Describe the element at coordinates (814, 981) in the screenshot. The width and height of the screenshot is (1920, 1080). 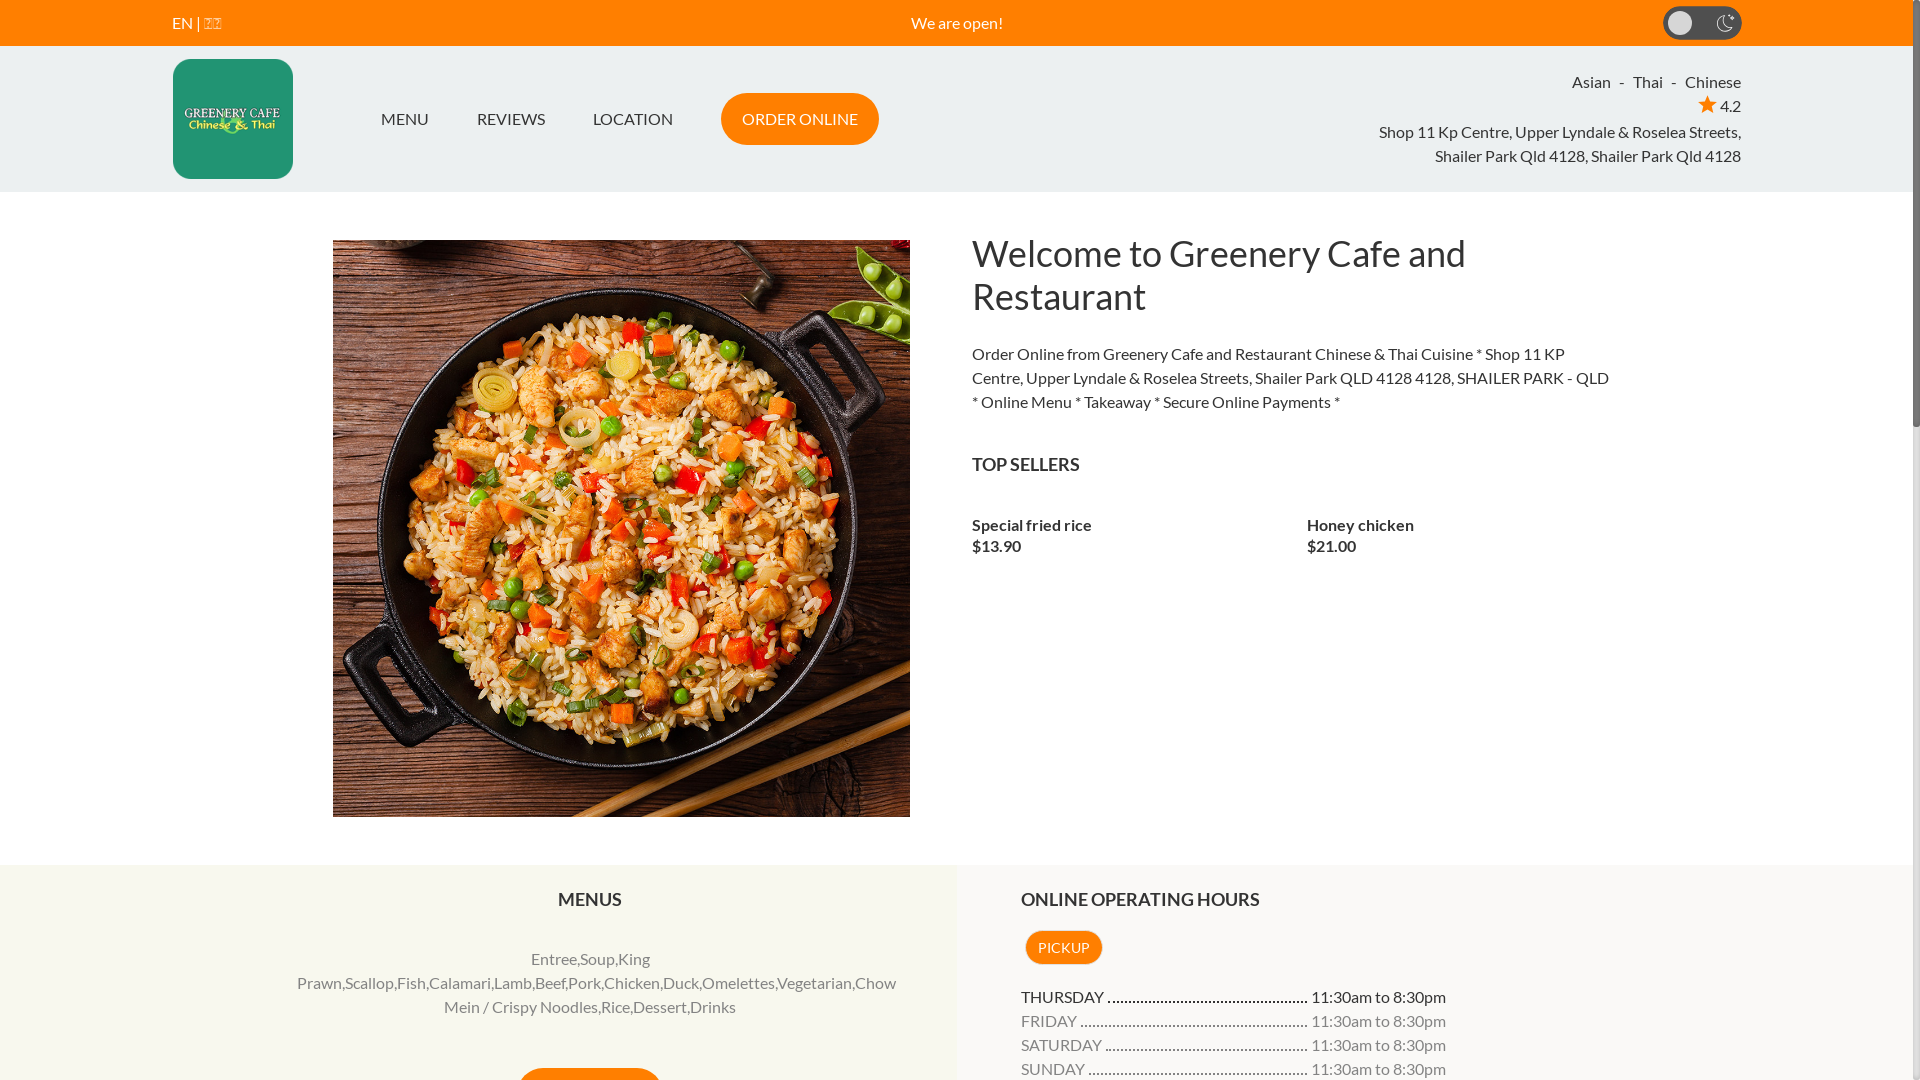
I see `'Vegetarian'` at that location.